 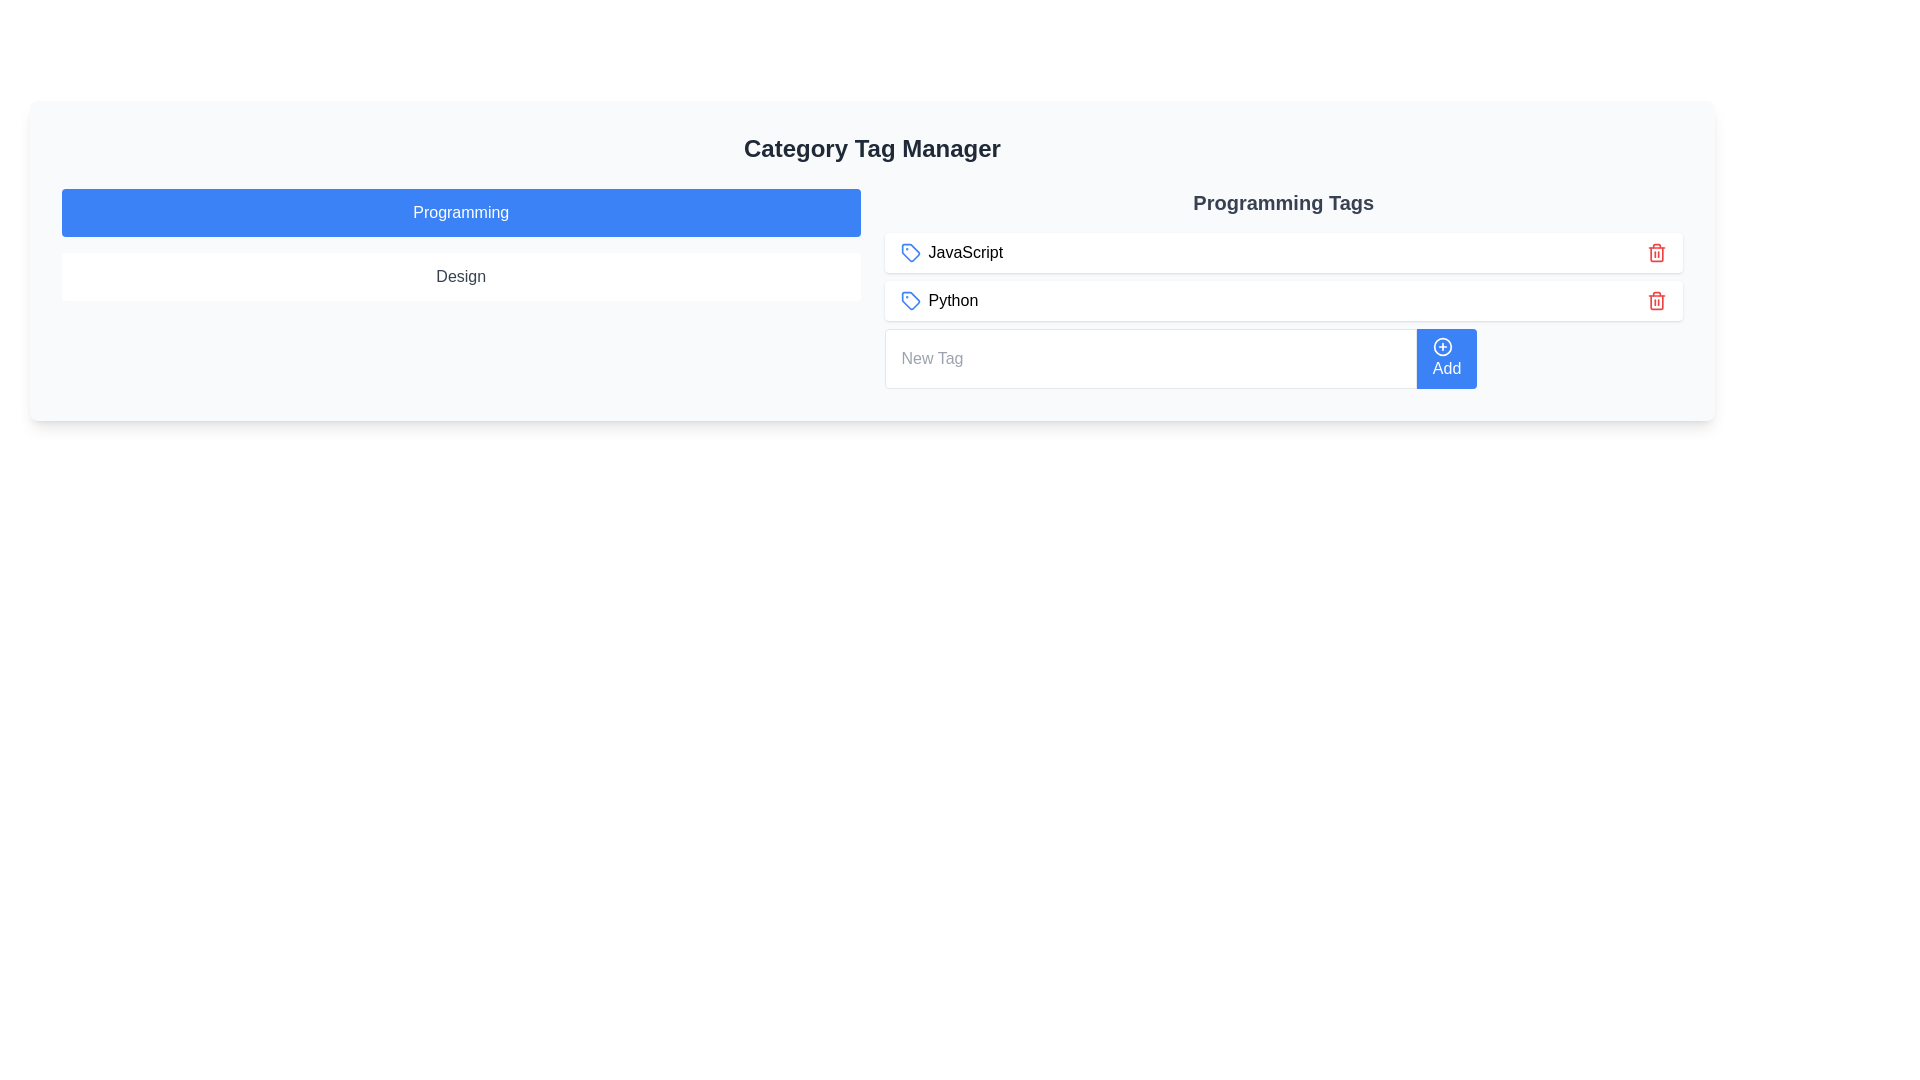 What do you see at coordinates (1283, 252) in the screenshot?
I see `the 'JavaScript' Tag Item in the 'Programming Tags' section using keyboard arrow keys` at bounding box center [1283, 252].